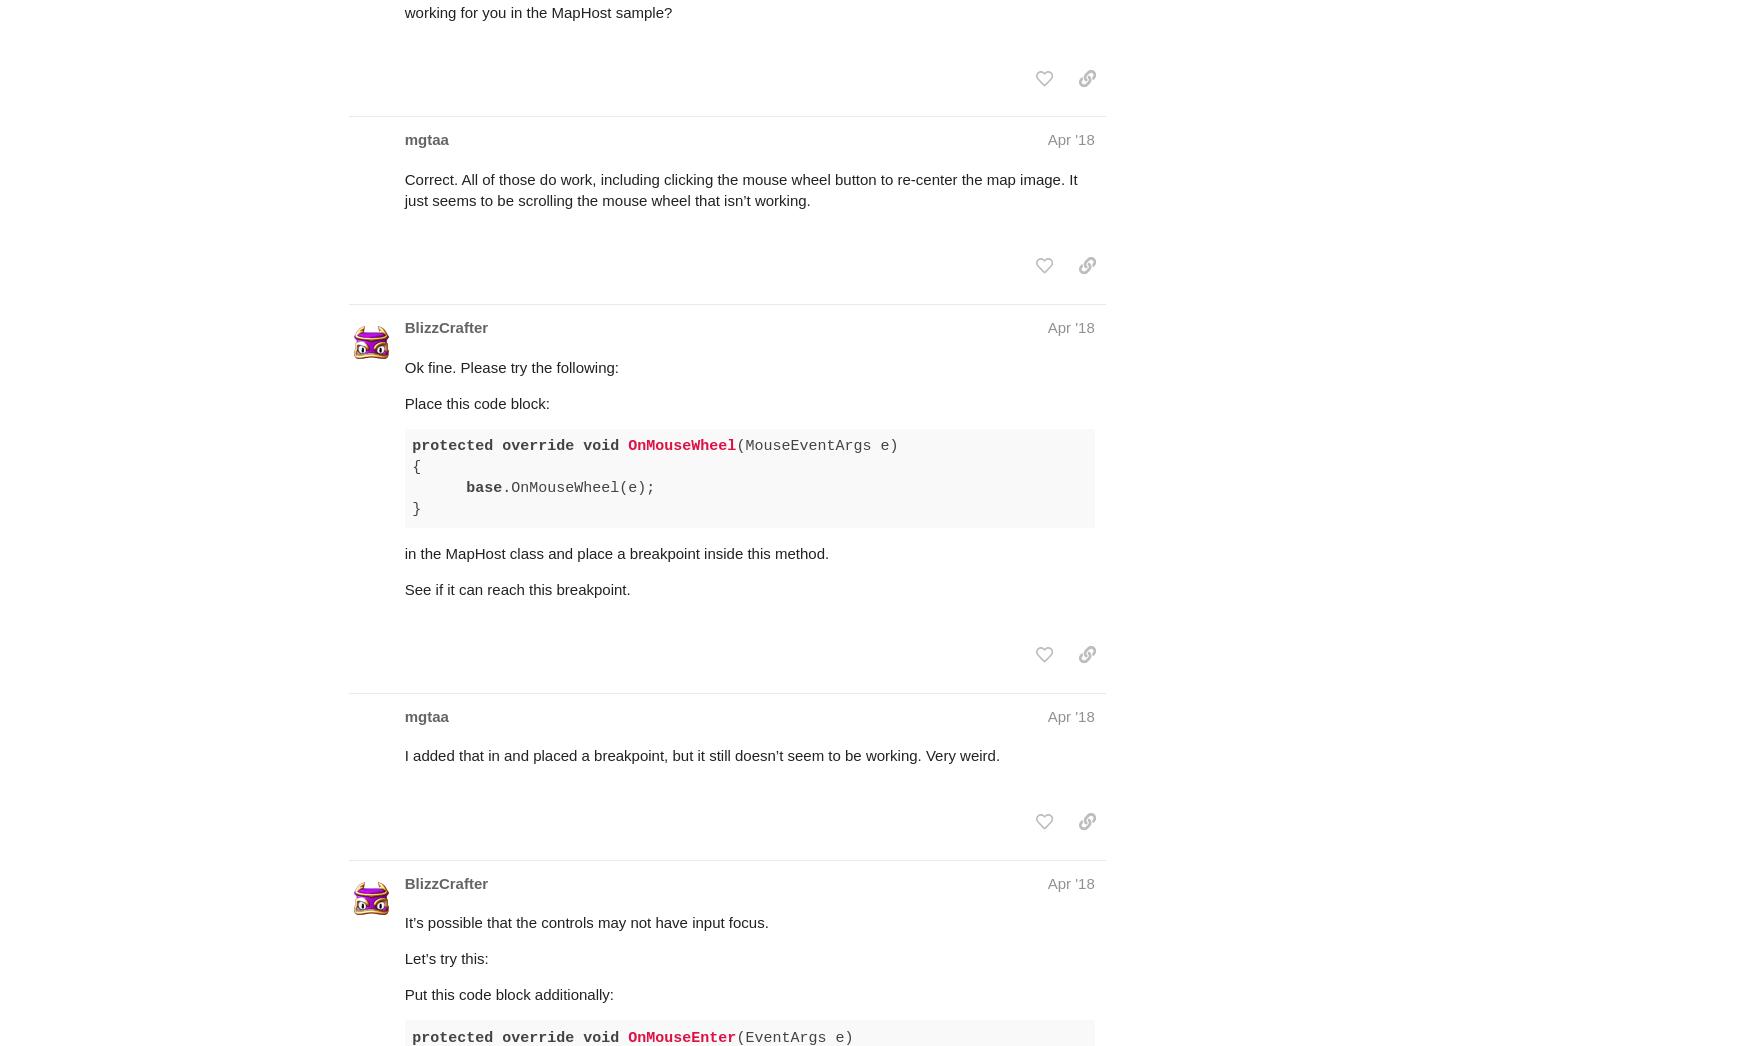 This screenshot has width=1750, height=1046. Describe the element at coordinates (446, 879) in the screenshot. I see `'Let’s try this:'` at that location.